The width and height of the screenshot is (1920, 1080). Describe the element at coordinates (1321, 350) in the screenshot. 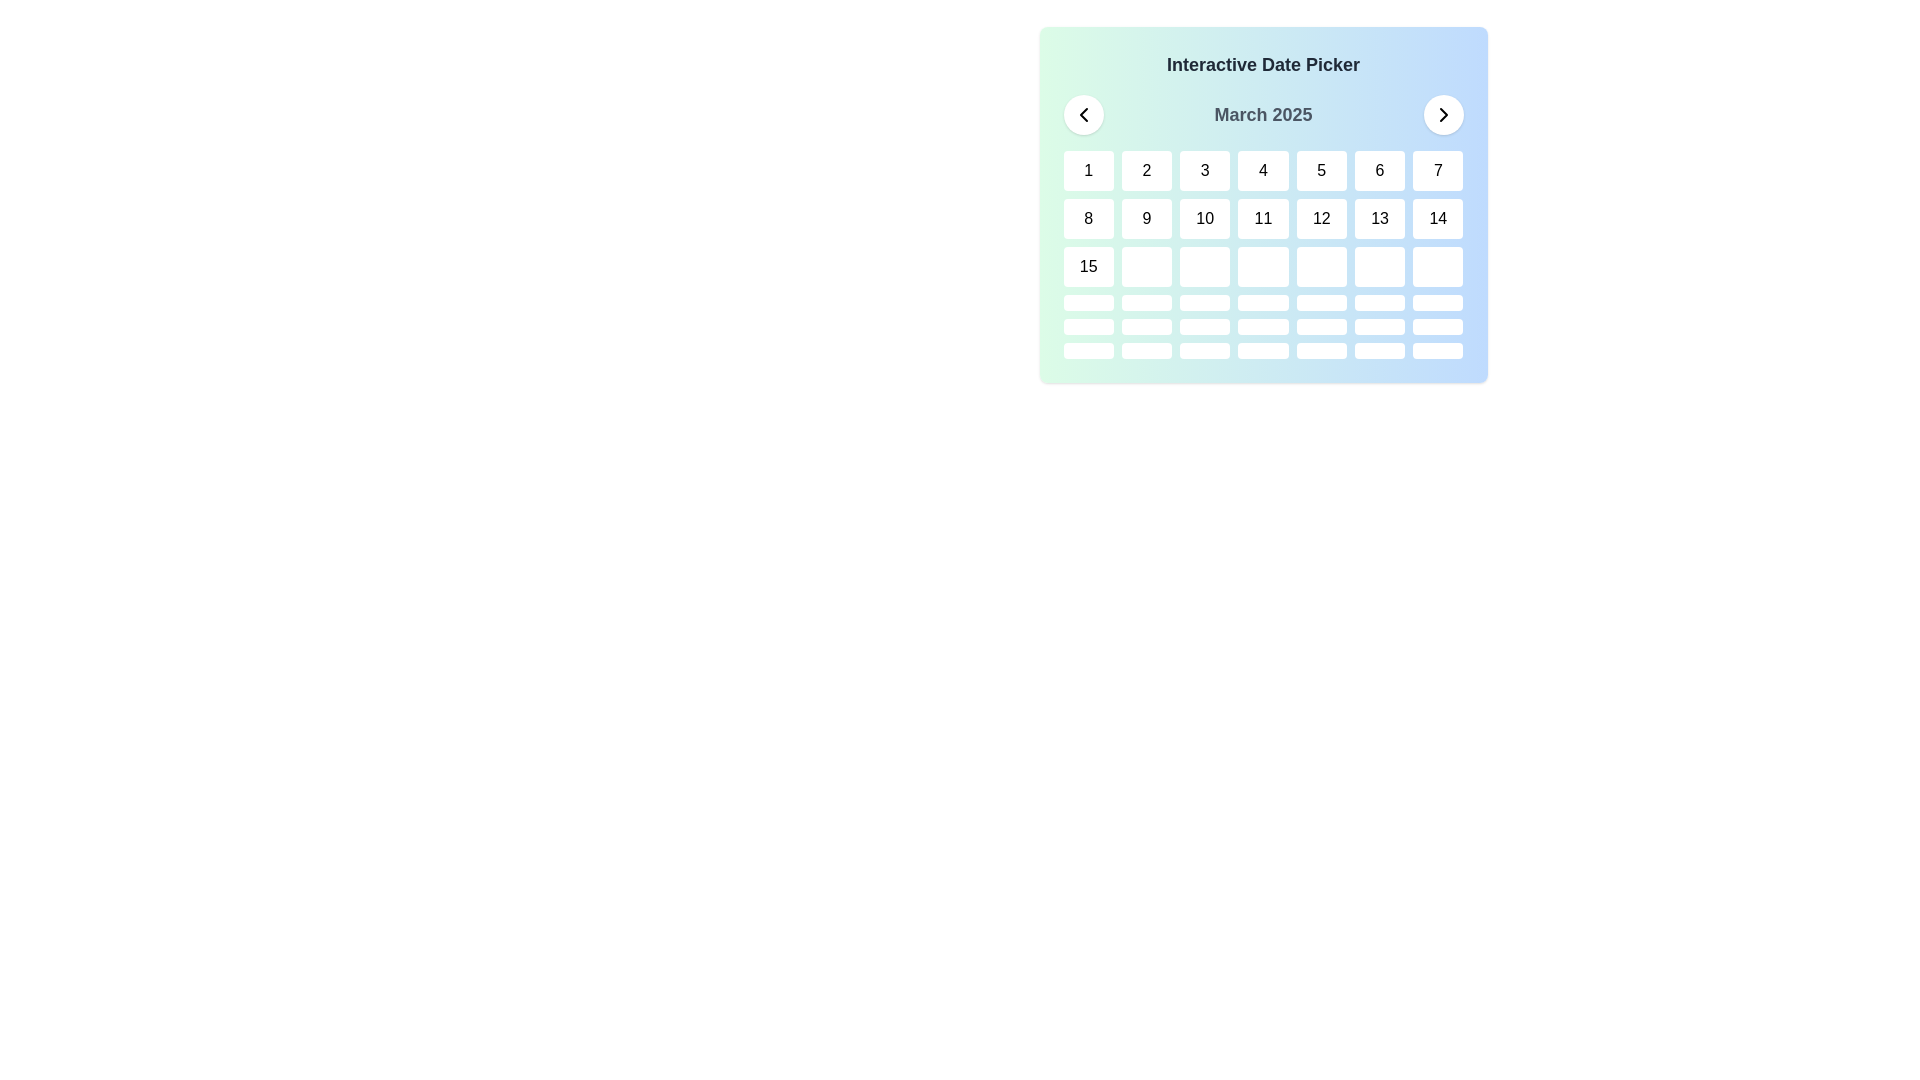

I see `the selectable date box located in the fifth column of the fifth row in the calendar interface` at that location.